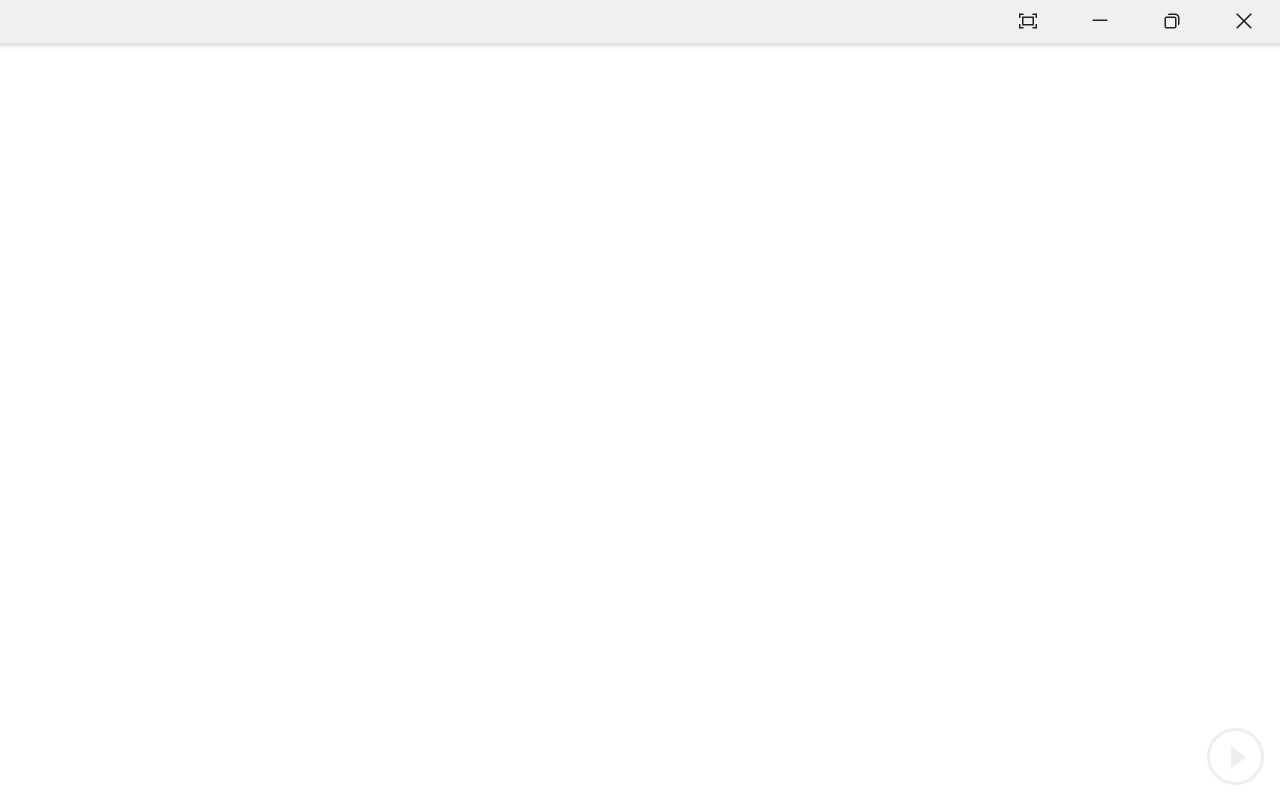  I want to click on 'Restore Down', so click(1172, 21).